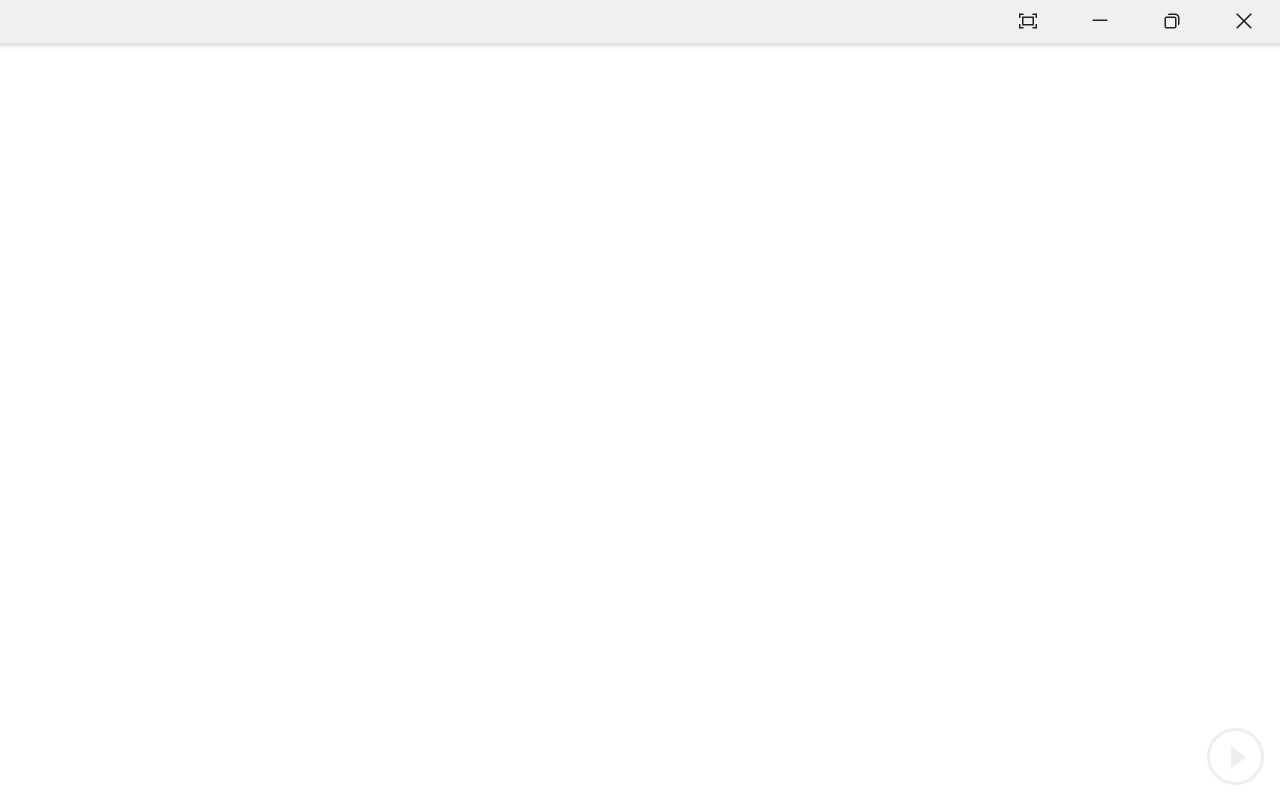  I want to click on 'Restore Down', so click(1172, 21).